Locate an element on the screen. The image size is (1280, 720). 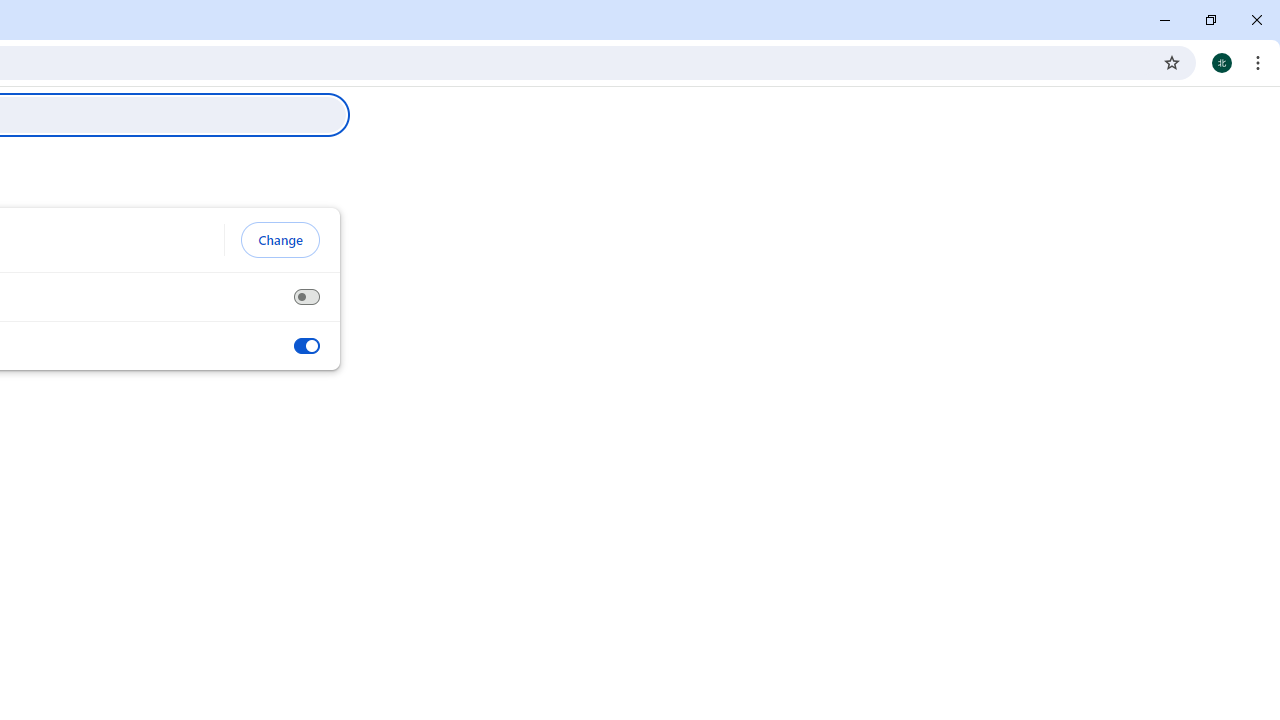
'Ask where to save each file before downloading' is located at coordinates (305, 297).